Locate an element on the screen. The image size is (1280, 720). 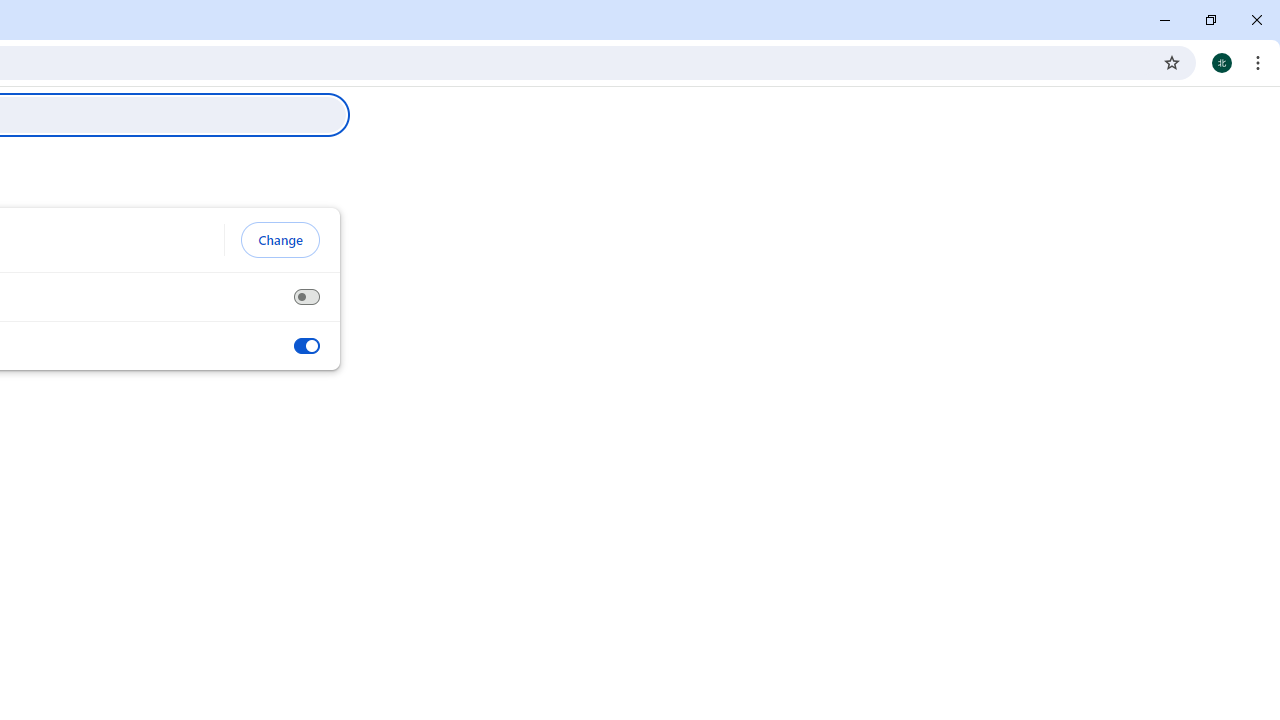
'Ask where to save each file before downloading' is located at coordinates (305, 297).